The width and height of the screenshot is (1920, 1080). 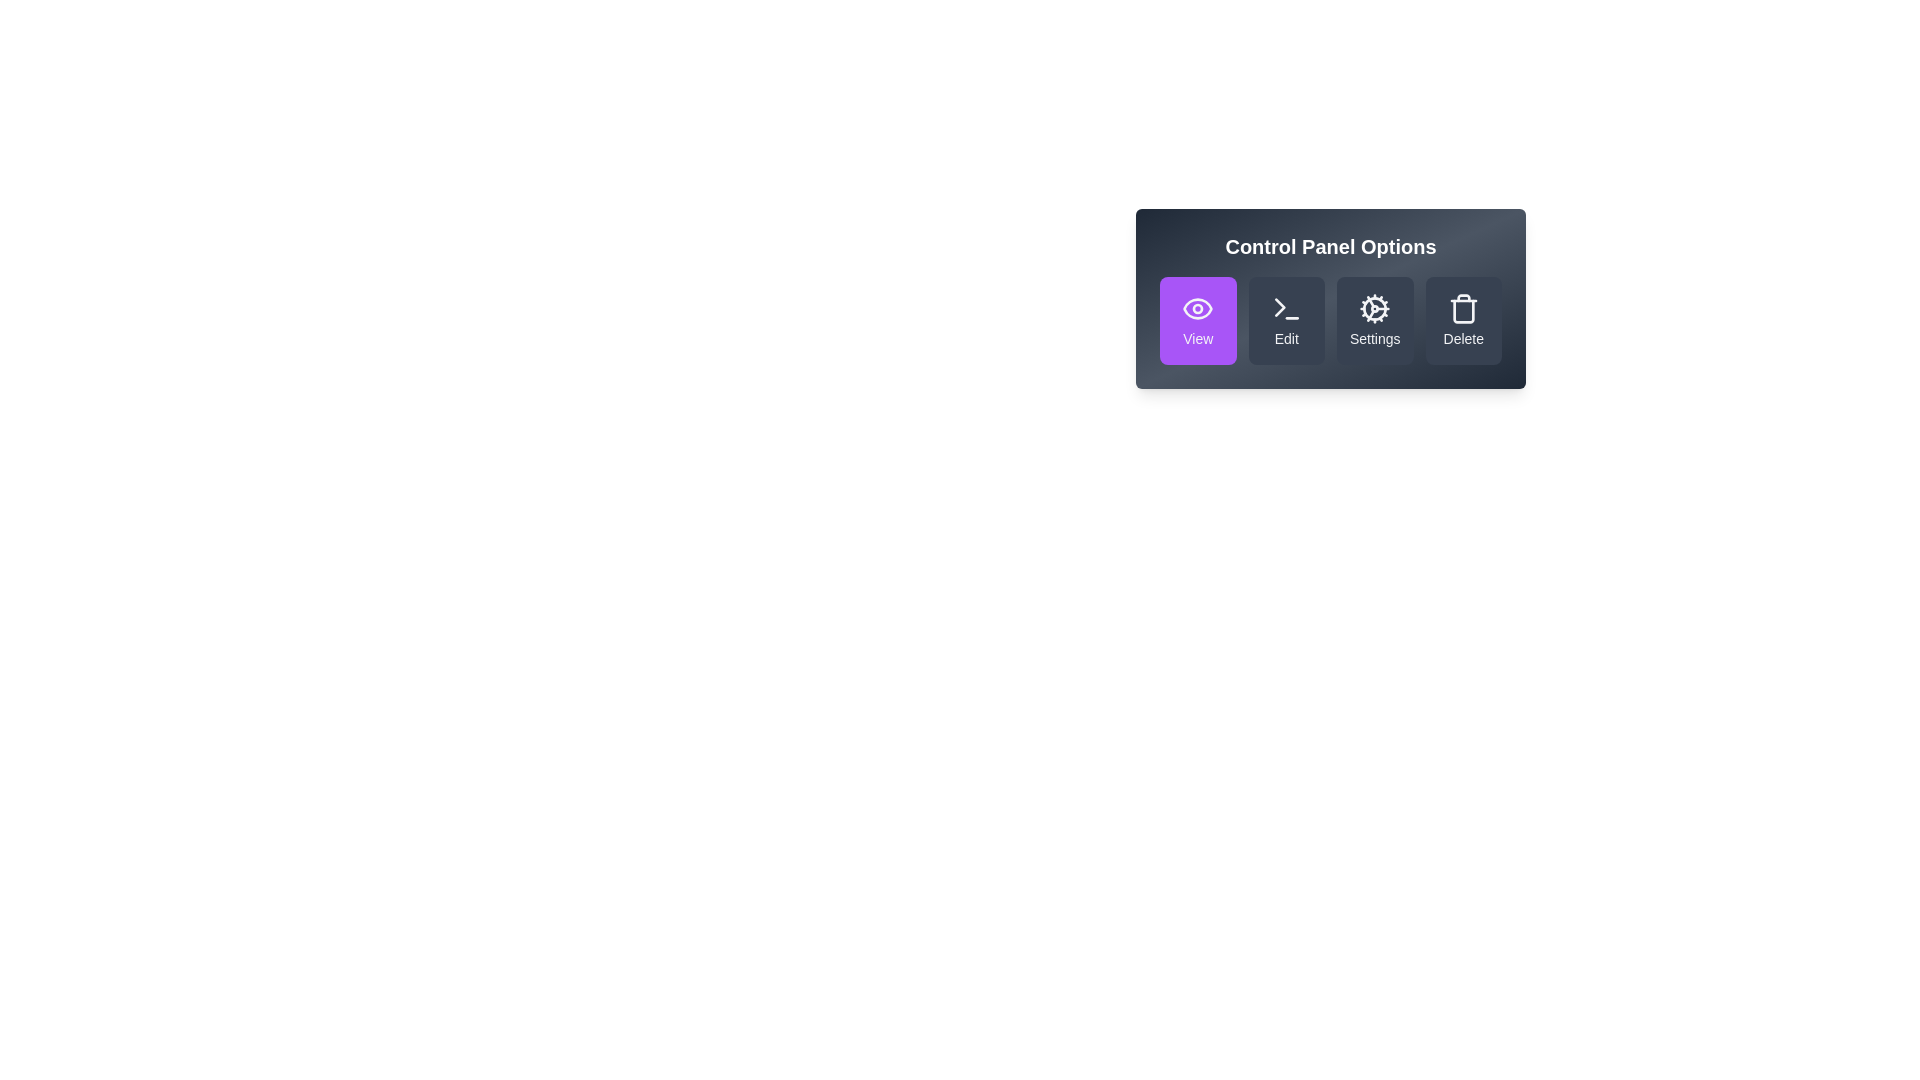 I want to click on the interactive menu or toolbar displaying 'Control Panel Options' with icons for 'View', 'Edit', 'Settings', and 'Delete', so click(x=1330, y=299).